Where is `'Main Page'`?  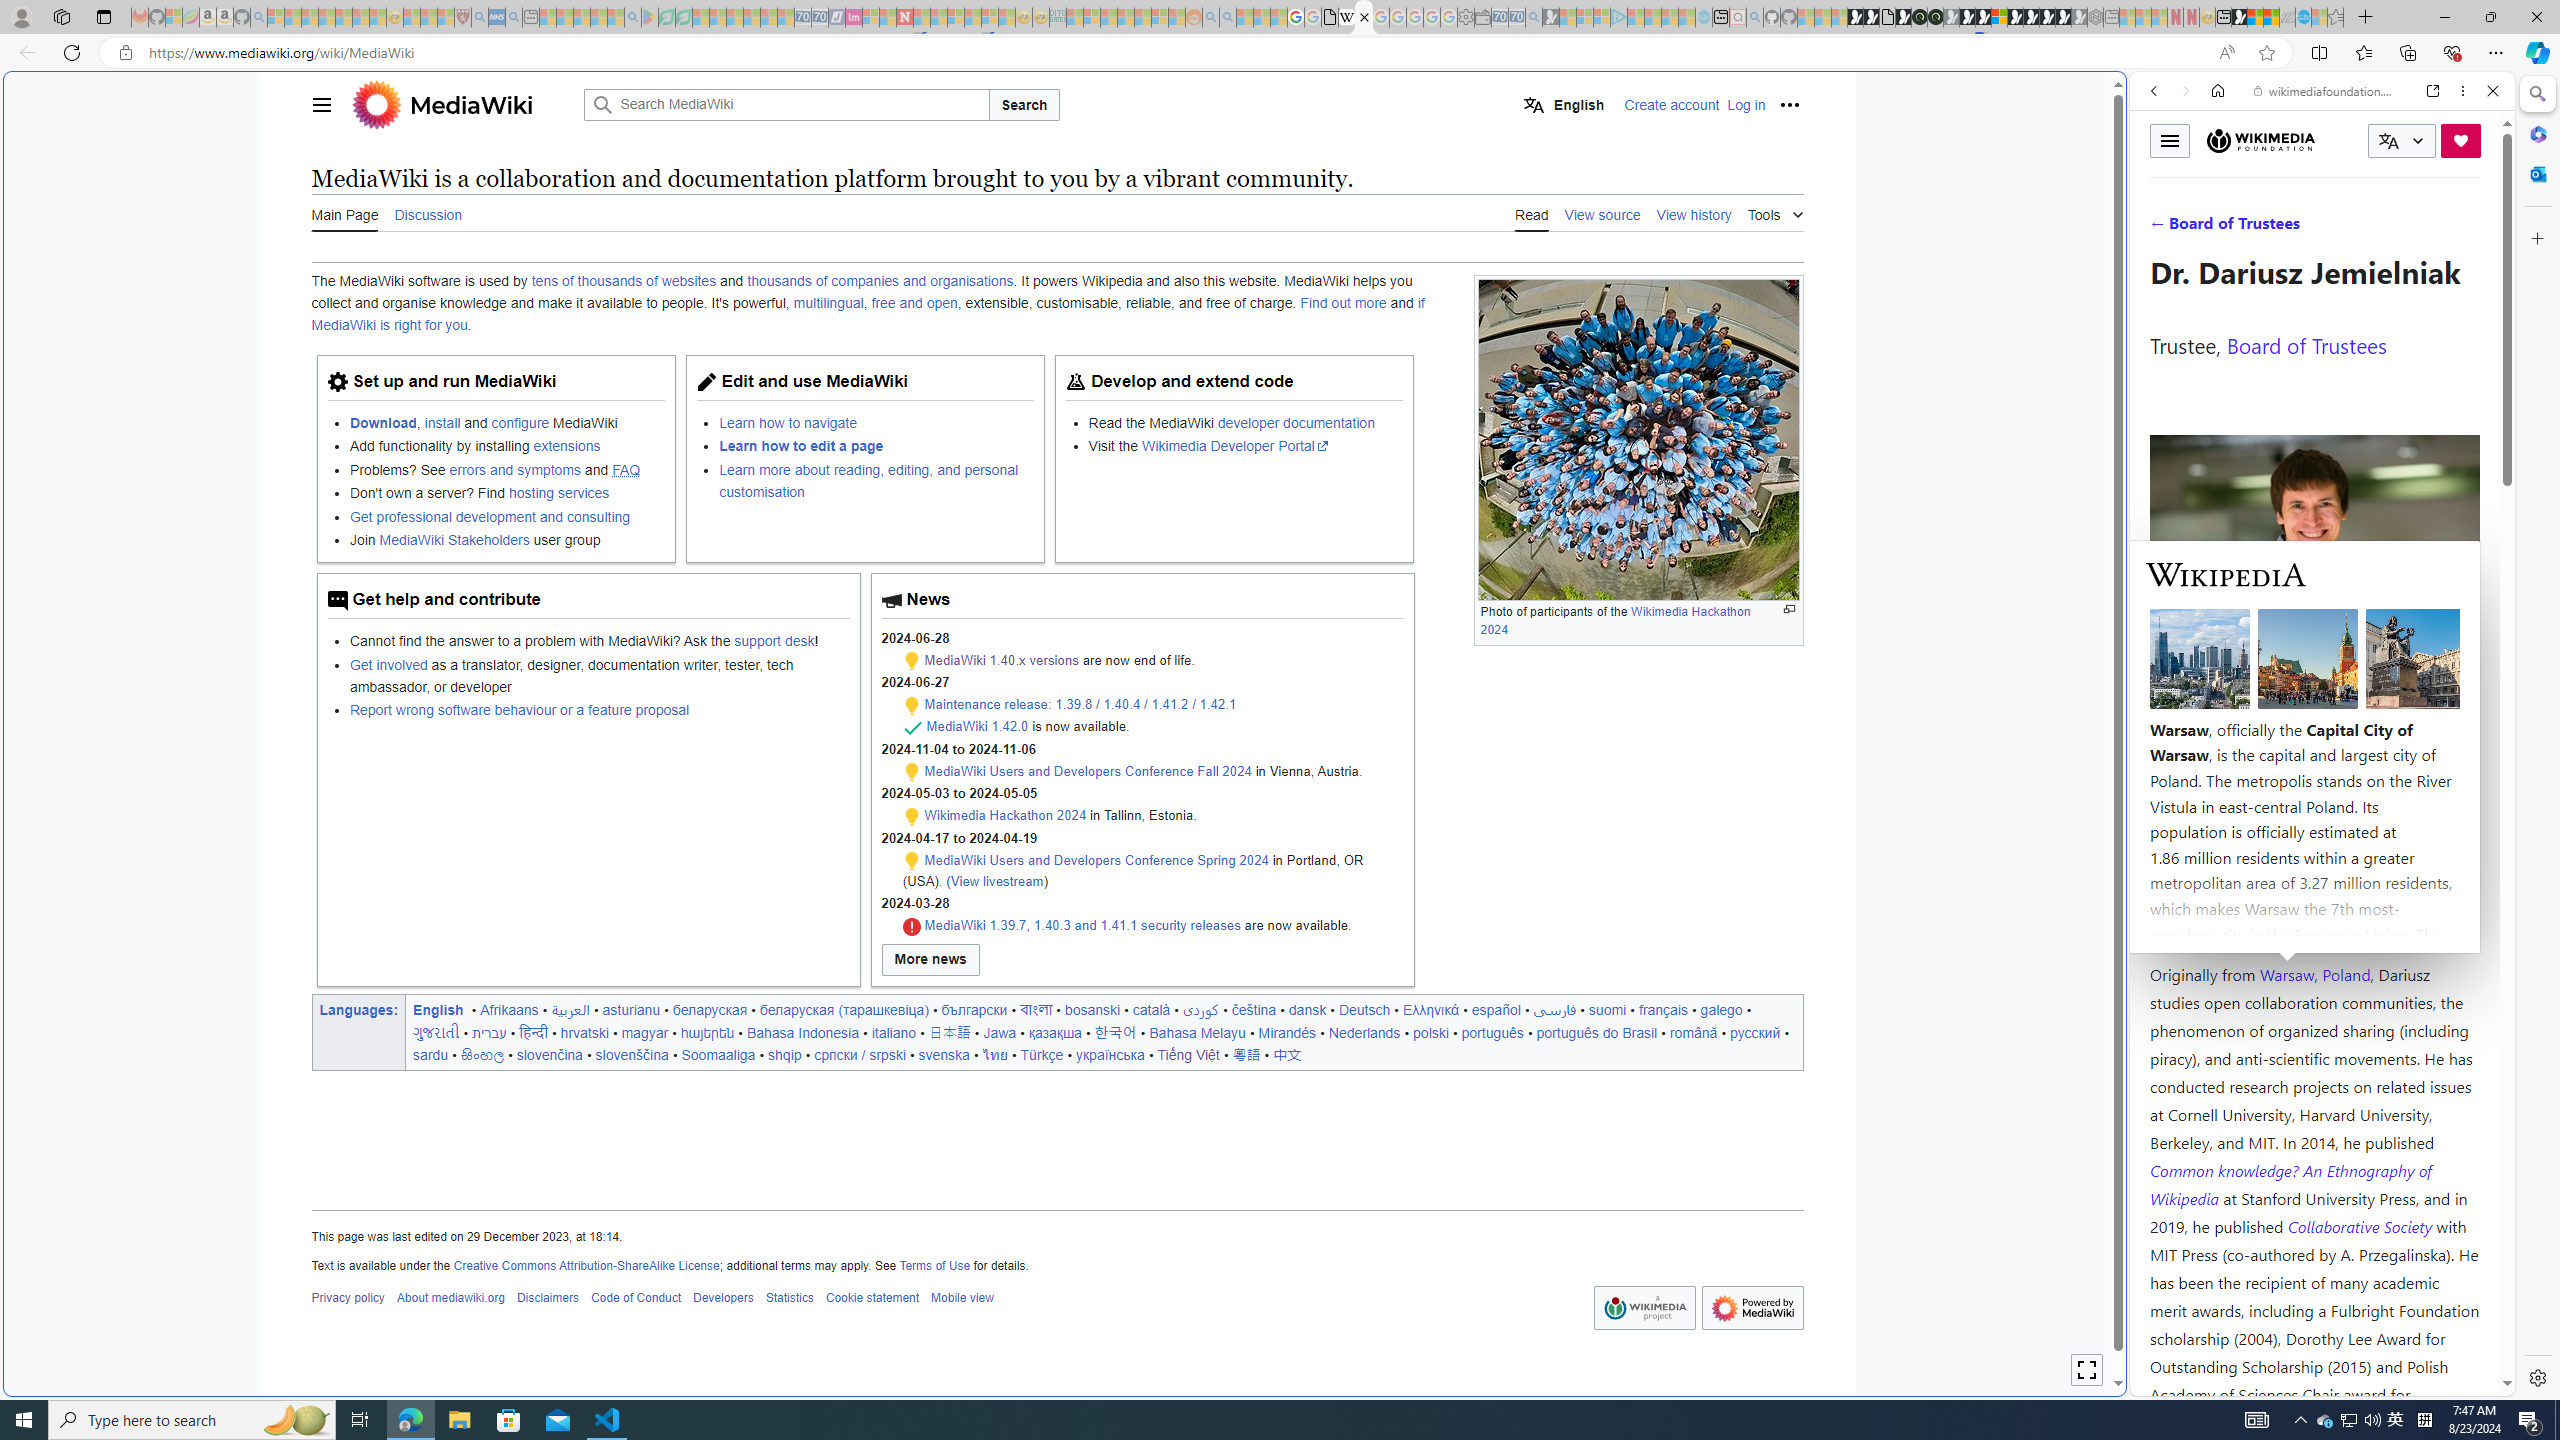 'Main Page' is located at coordinates (343, 212).